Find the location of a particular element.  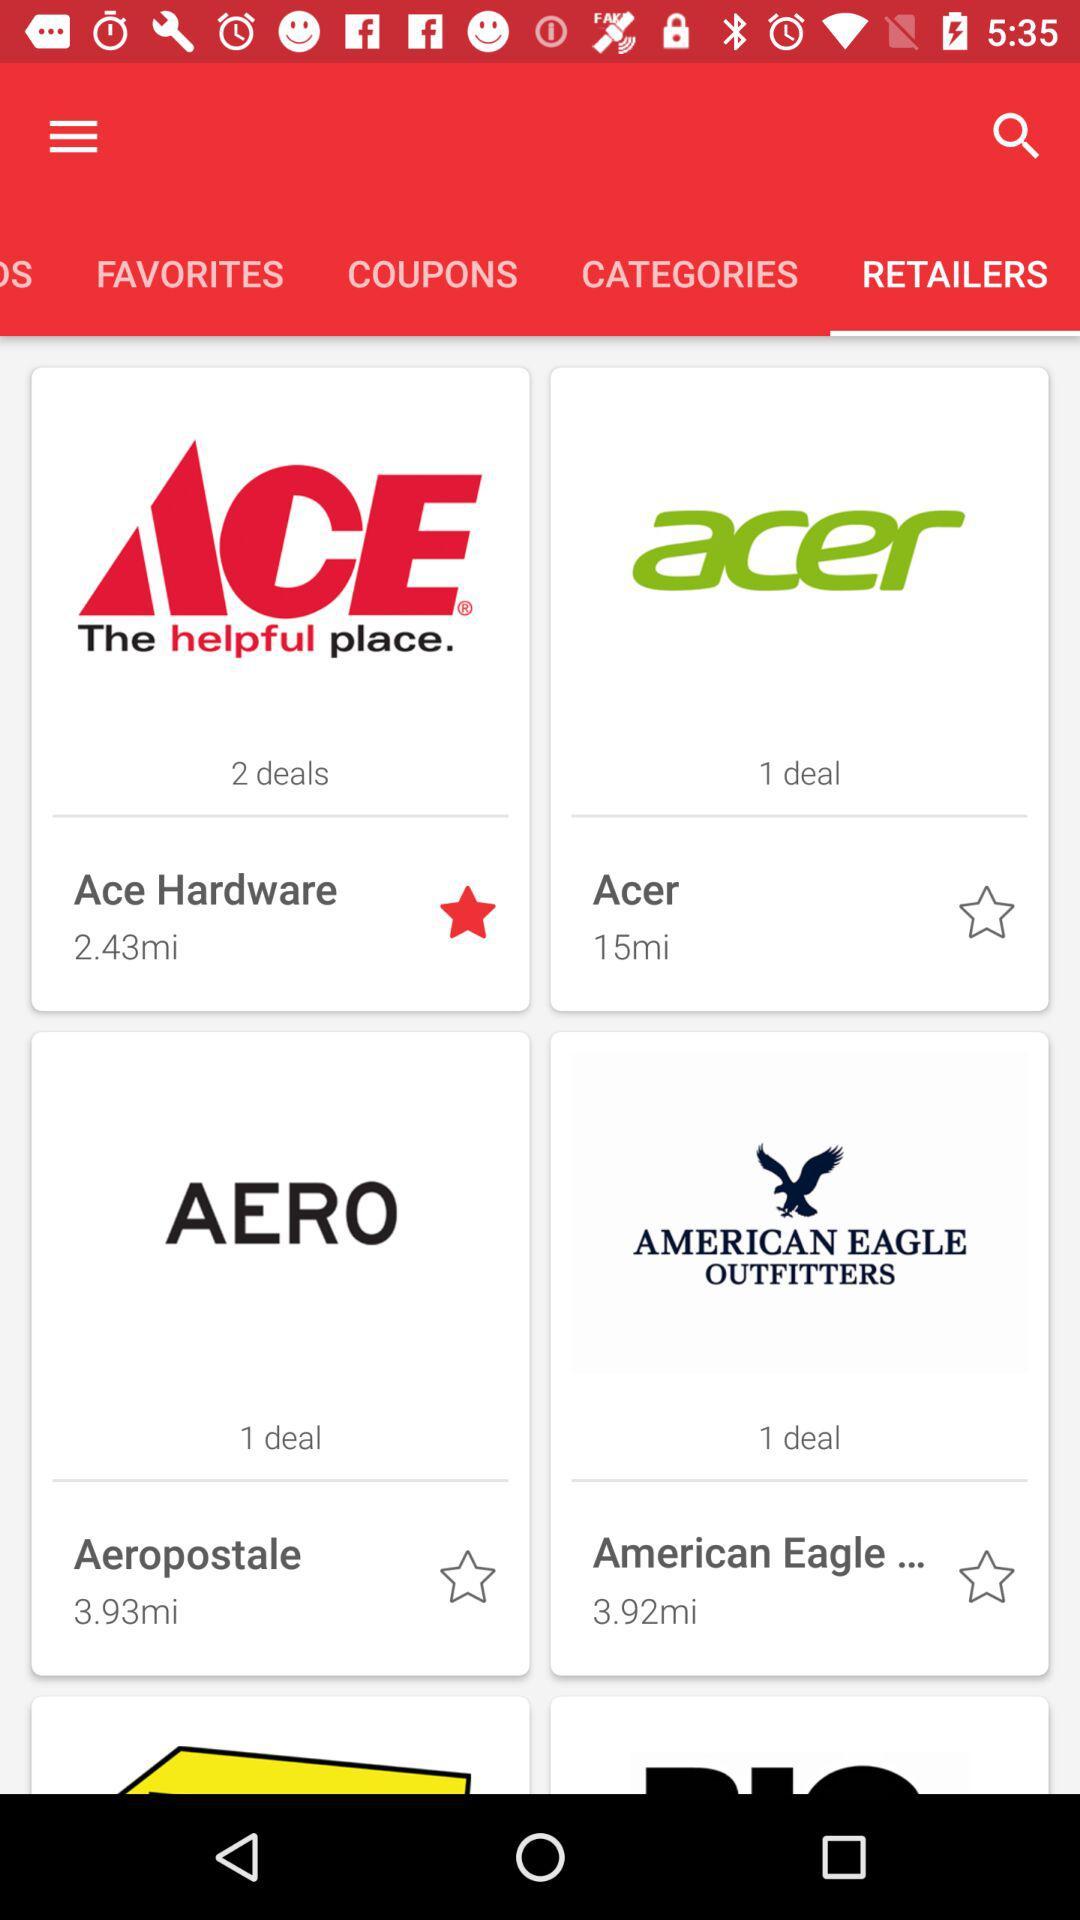

open menu is located at coordinates (72, 135).